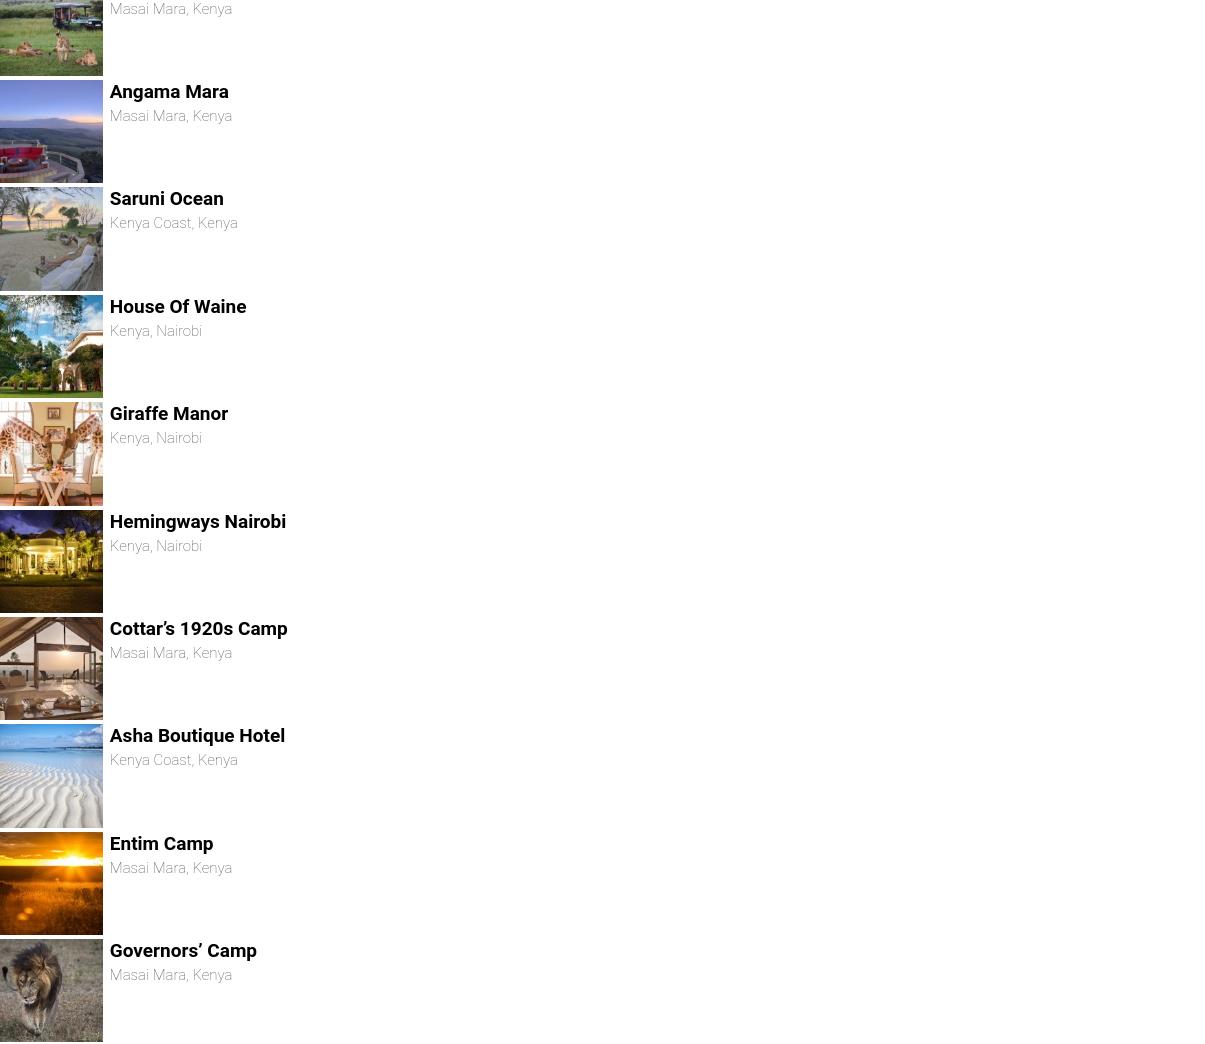 This screenshot has width=1205, height=1044. Describe the element at coordinates (167, 91) in the screenshot. I see `'Angama Mara'` at that location.